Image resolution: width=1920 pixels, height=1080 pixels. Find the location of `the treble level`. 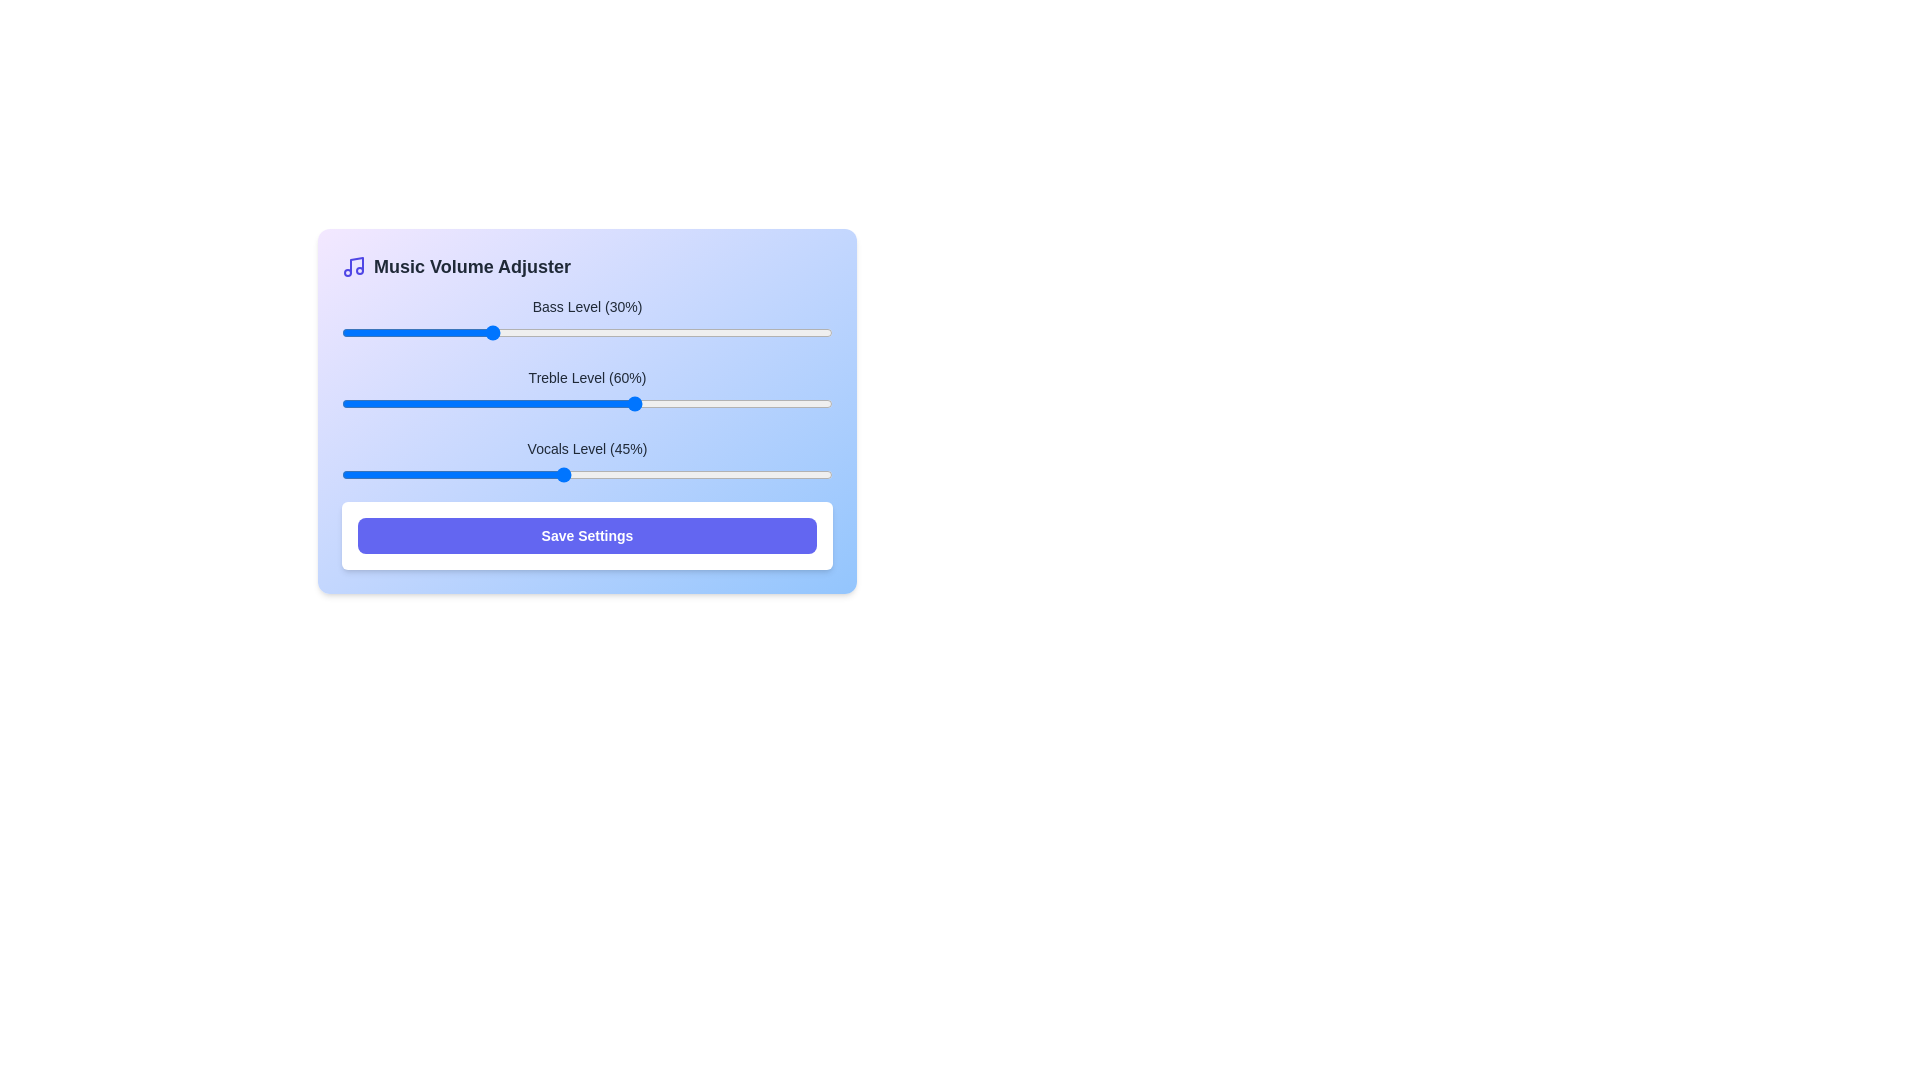

the treble level is located at coordinates (528, 404).